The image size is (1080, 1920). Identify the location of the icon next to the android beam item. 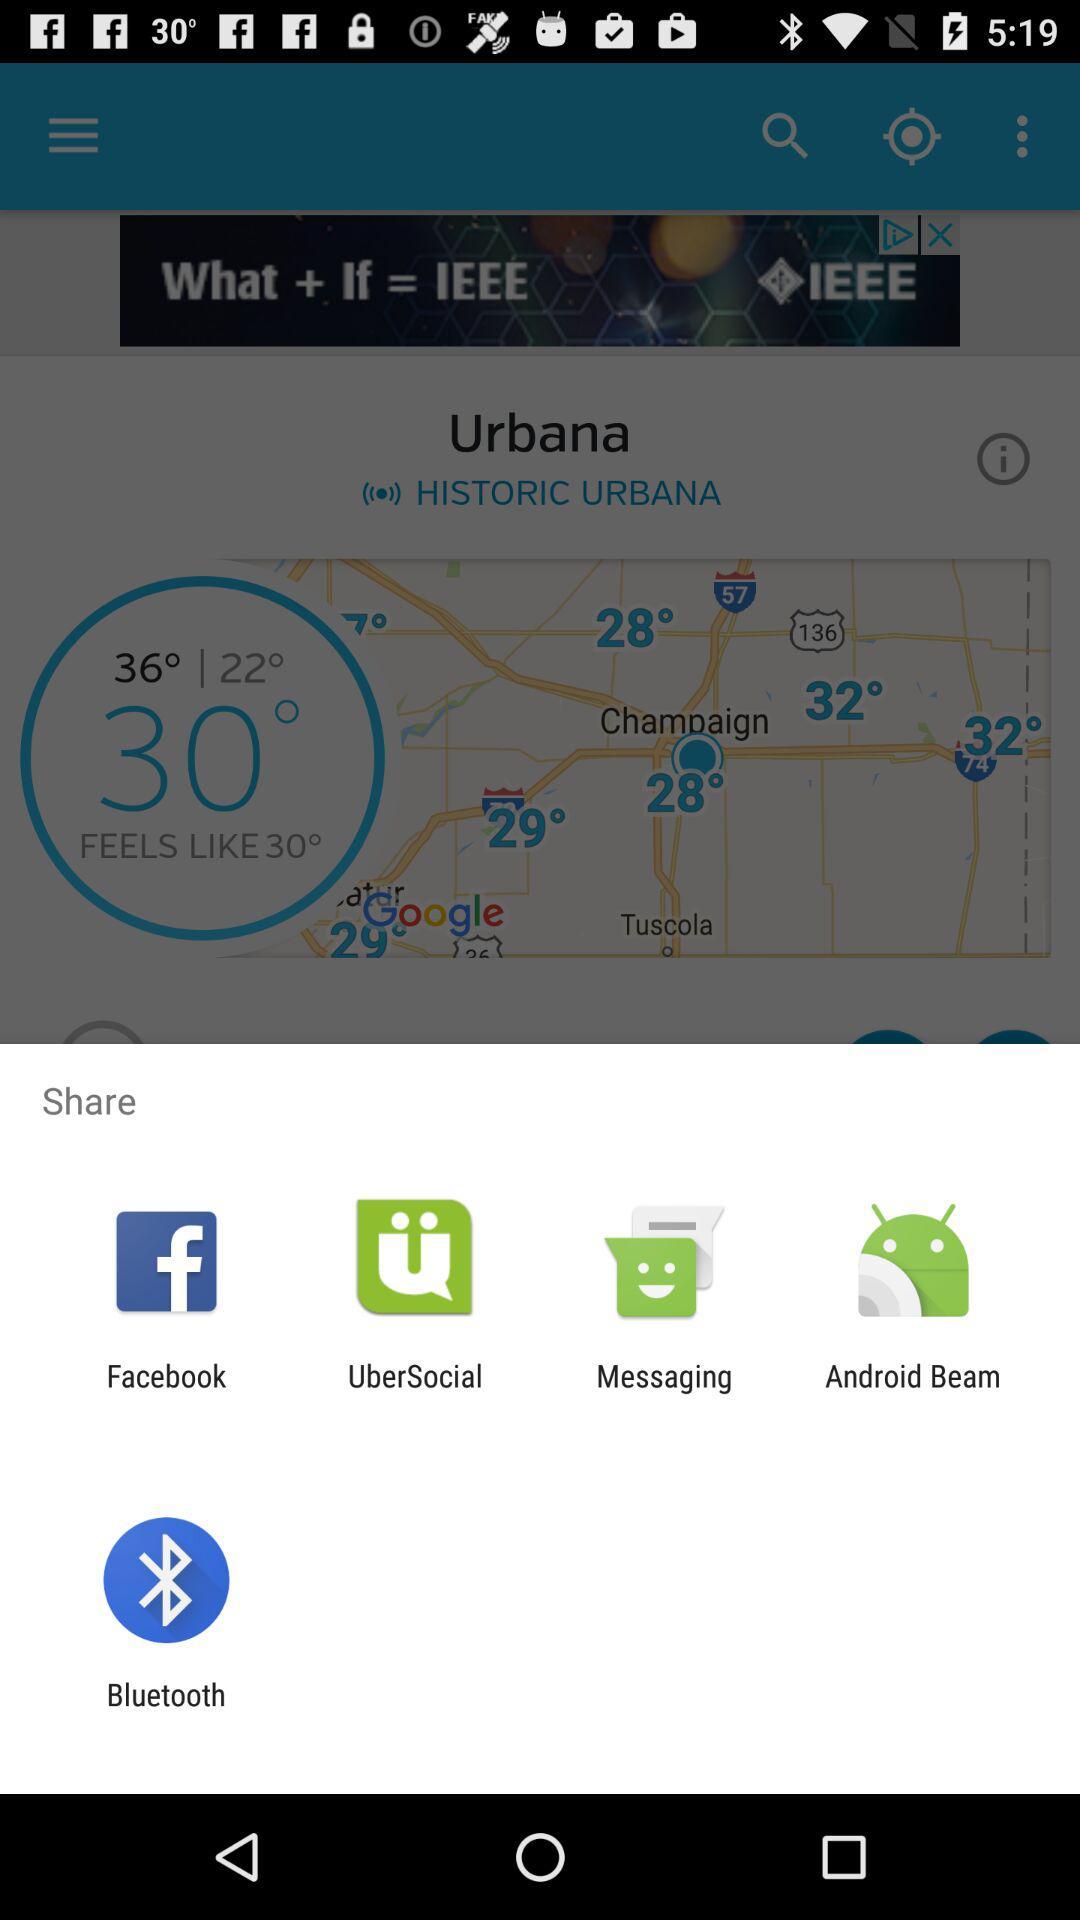
(664, 1392).